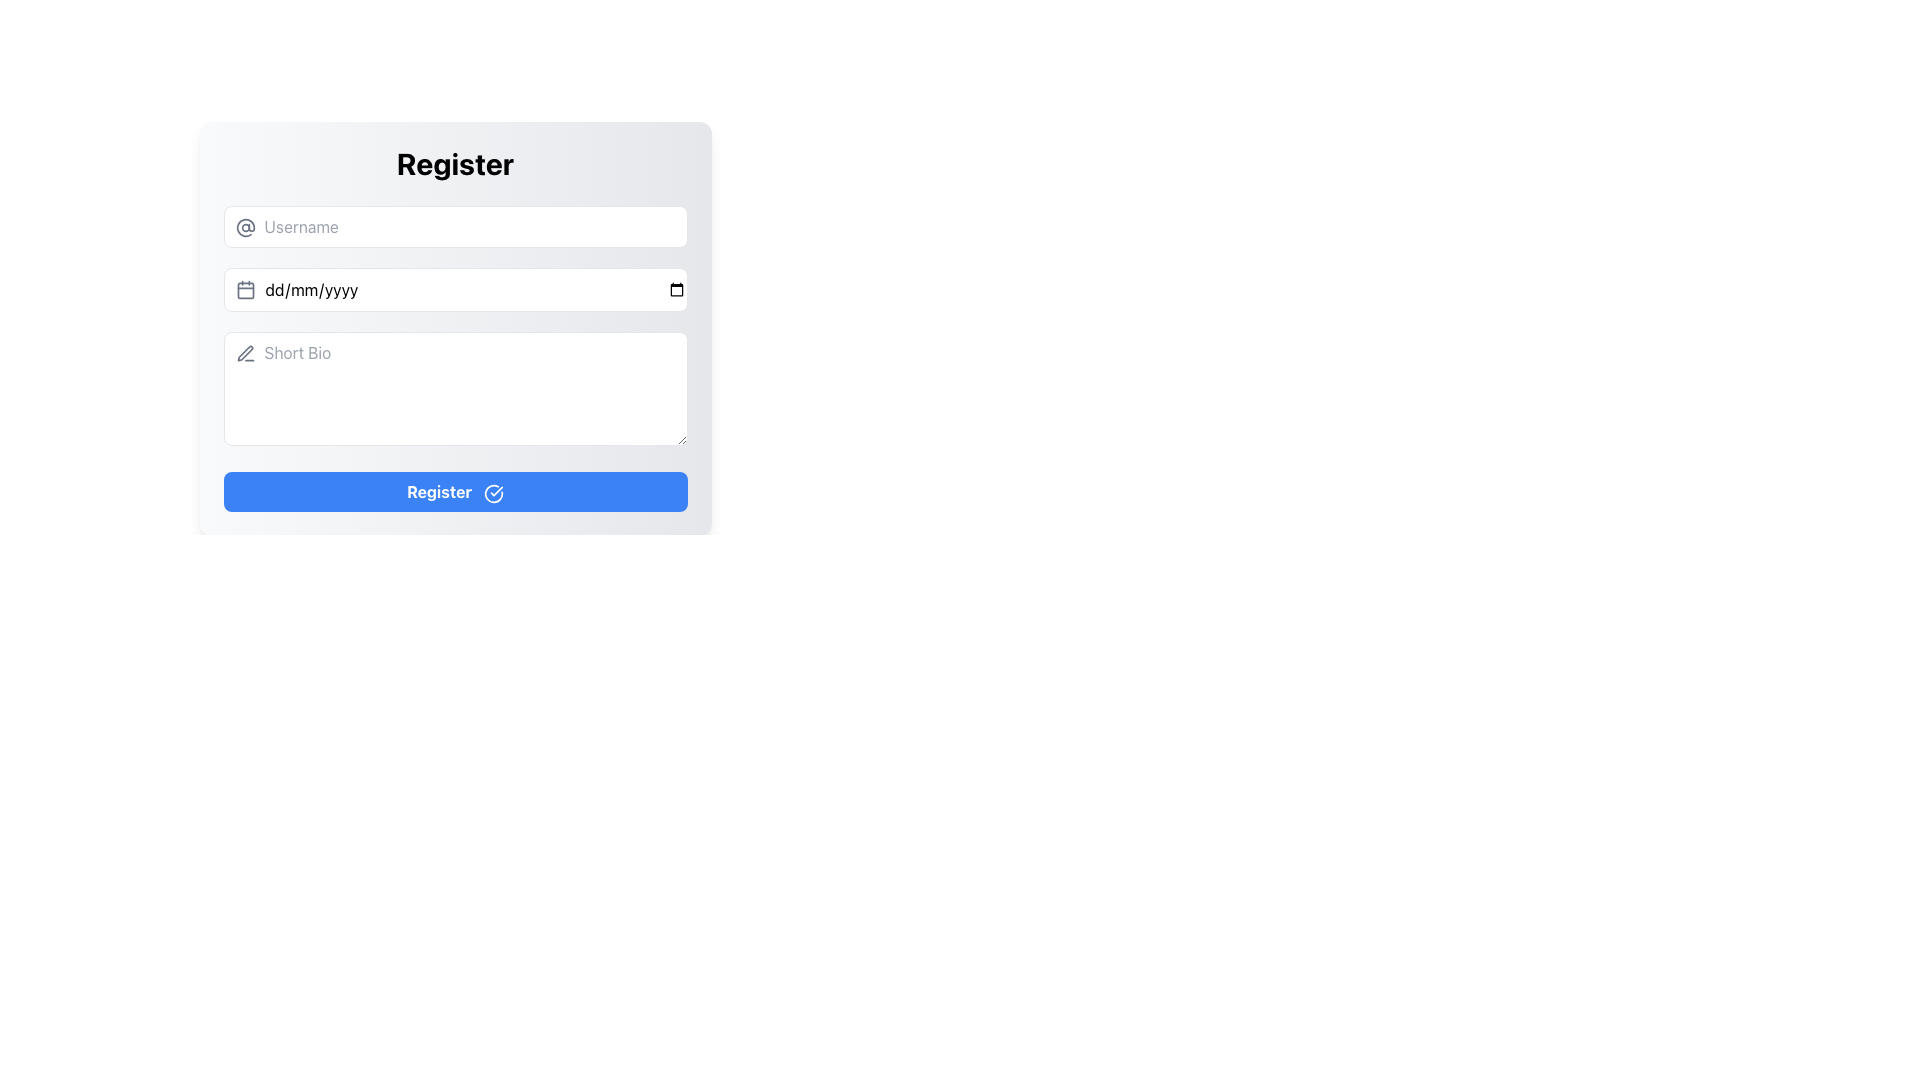 This screenshot has width=1920, height=1080. What do you see at coordinates (244, 226) in the screenshot?
I see `the Decorative icon resembling an '@' sign, which is located in the top-left corner of the 'Username' input field` at bounding box center [244, 226].